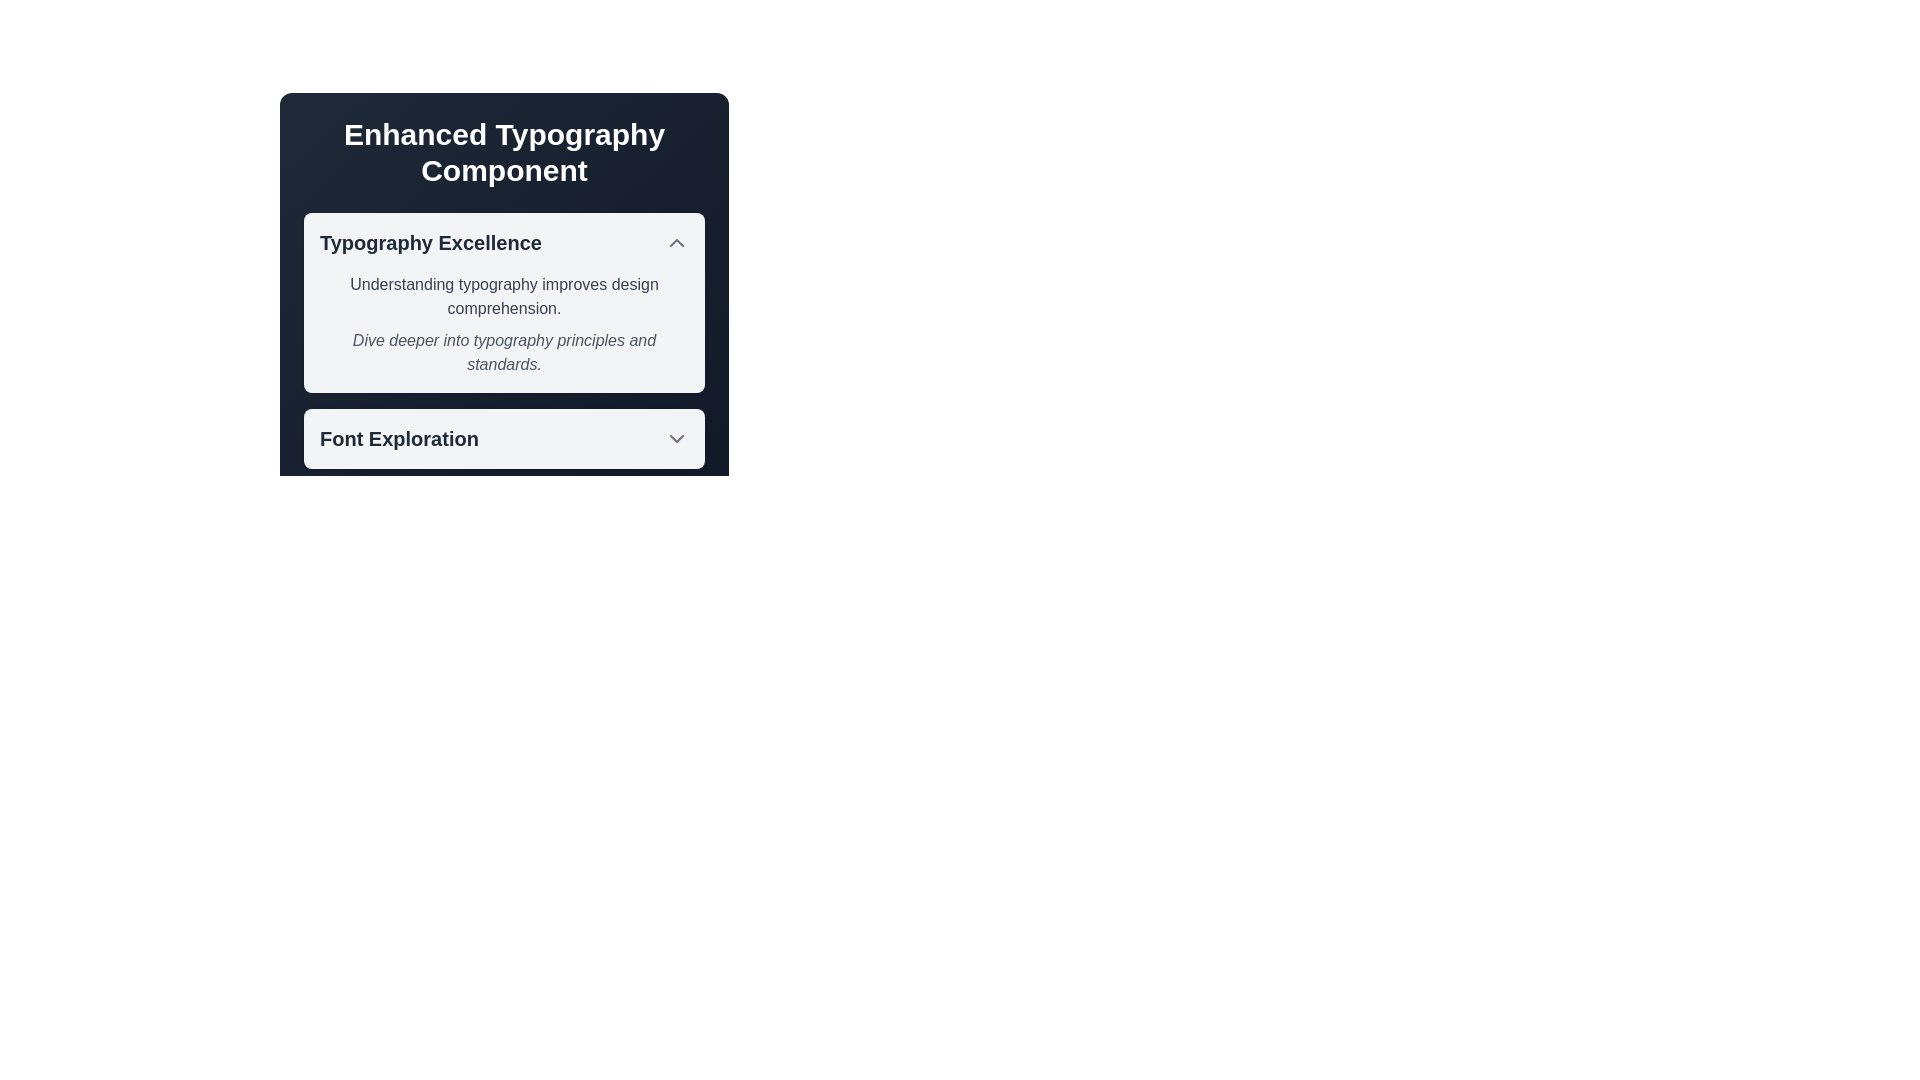  What do you see at coordinates (504, 352) in the screenshot?
I see `the informative text element located below the 'Understanding typography improves design comprehension.' text, which provides elaborative information related to typography principles and standards` at bounding box center [504, 352].